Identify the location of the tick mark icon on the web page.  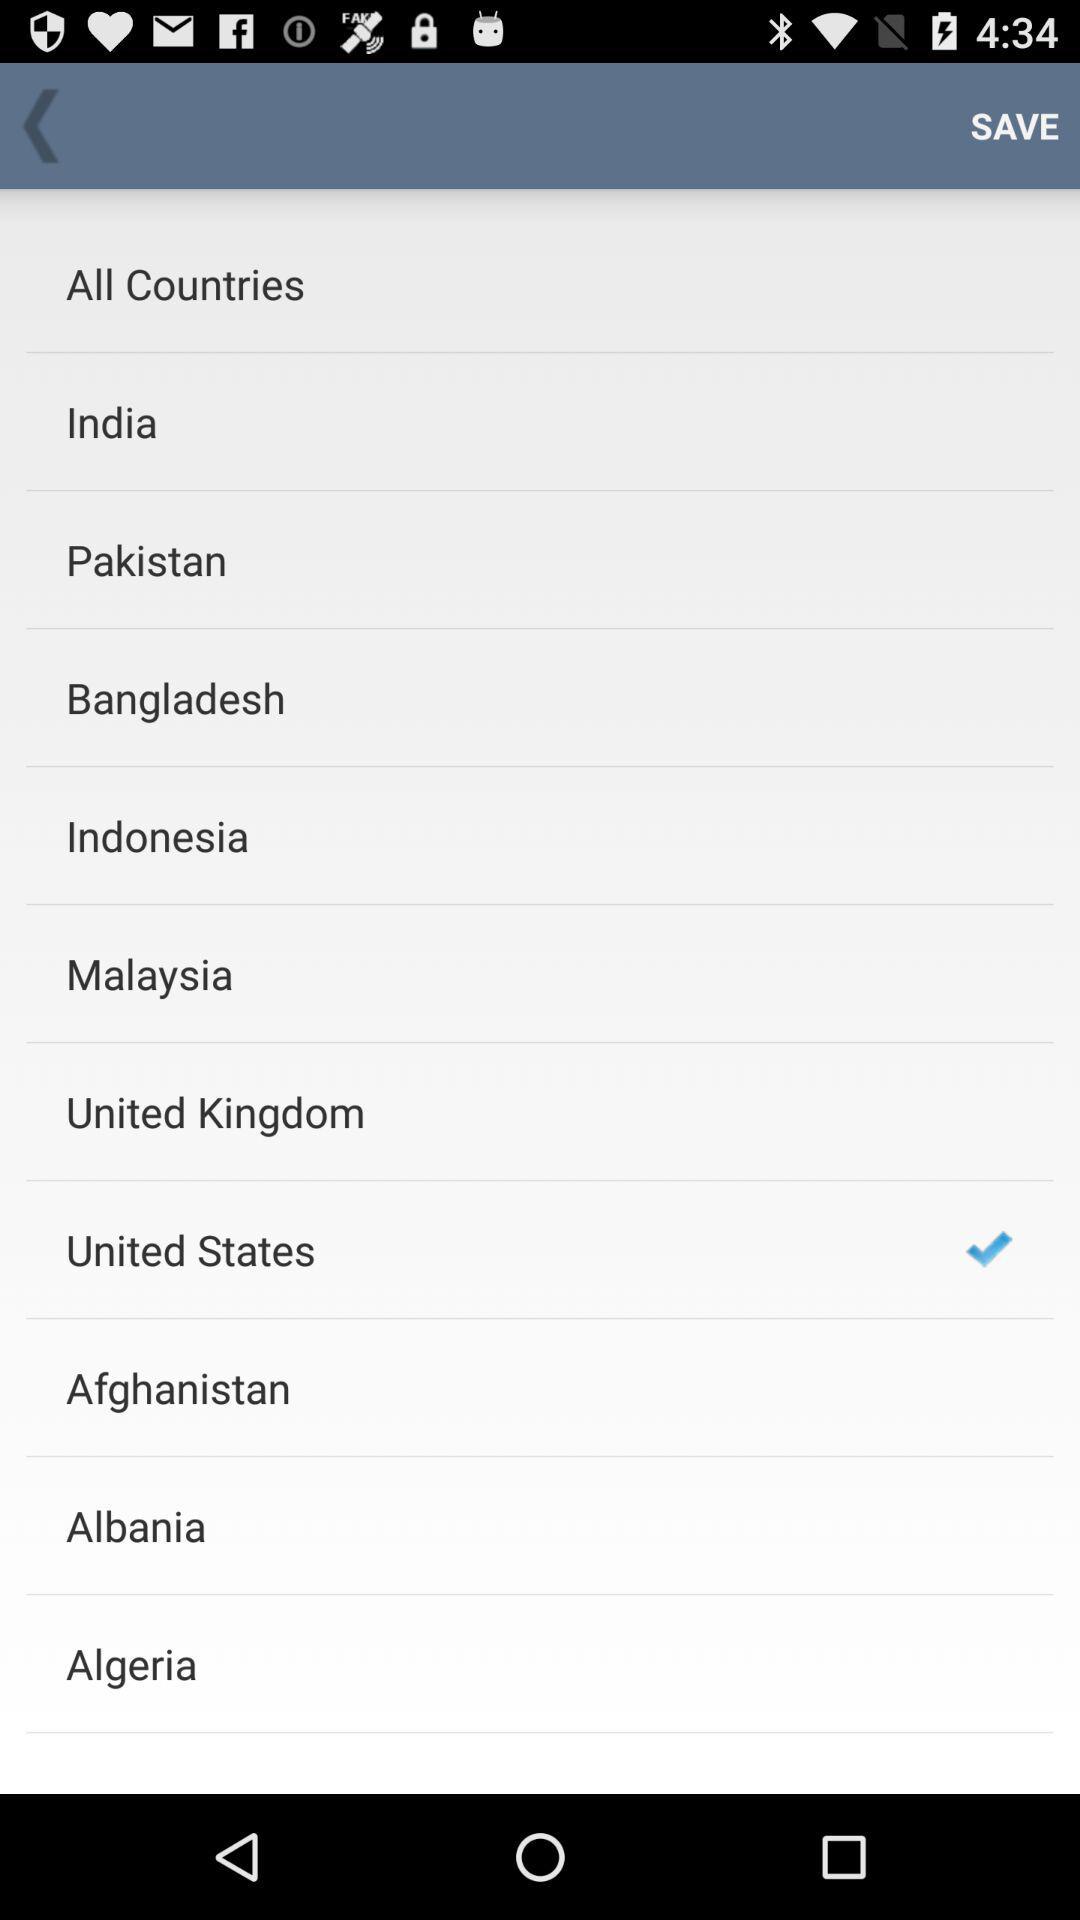
(988, 1248).